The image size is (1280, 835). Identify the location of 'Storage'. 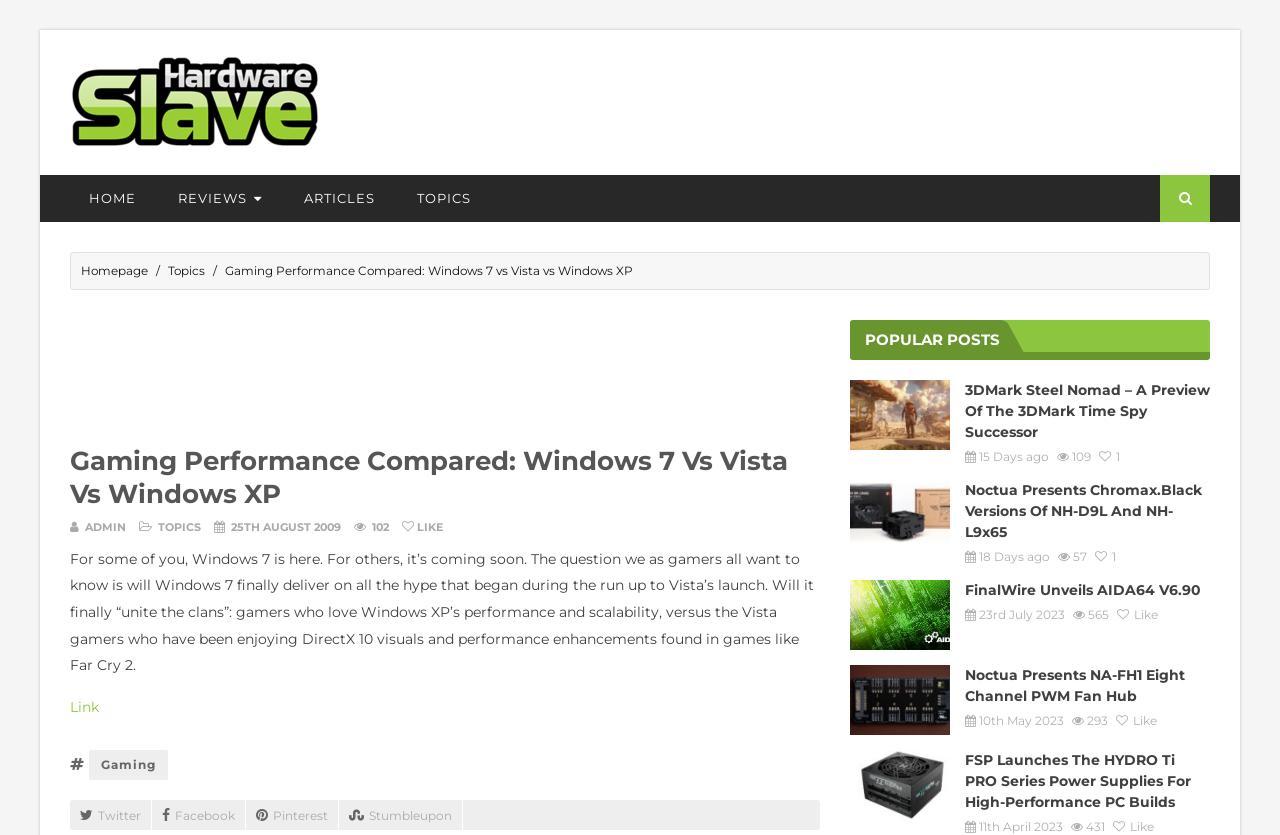
(201, 475).